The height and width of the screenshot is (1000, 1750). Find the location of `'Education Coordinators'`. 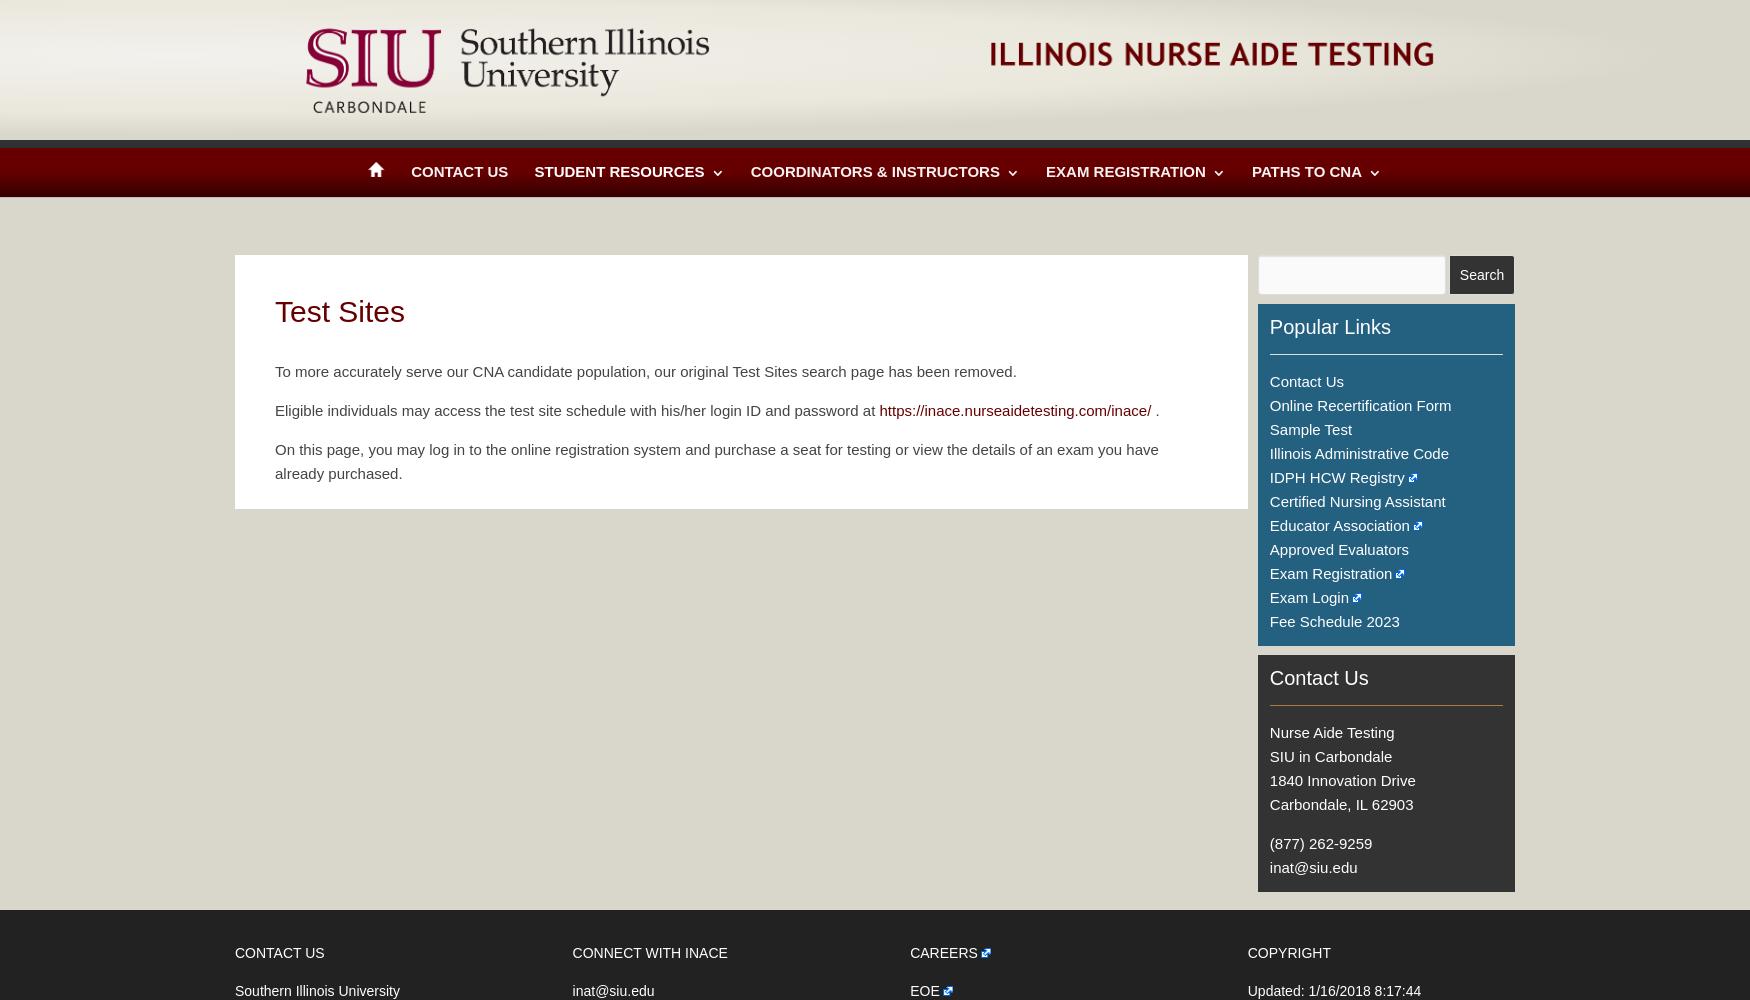

'Education Coordinators' is located at coordinates (769, 432).